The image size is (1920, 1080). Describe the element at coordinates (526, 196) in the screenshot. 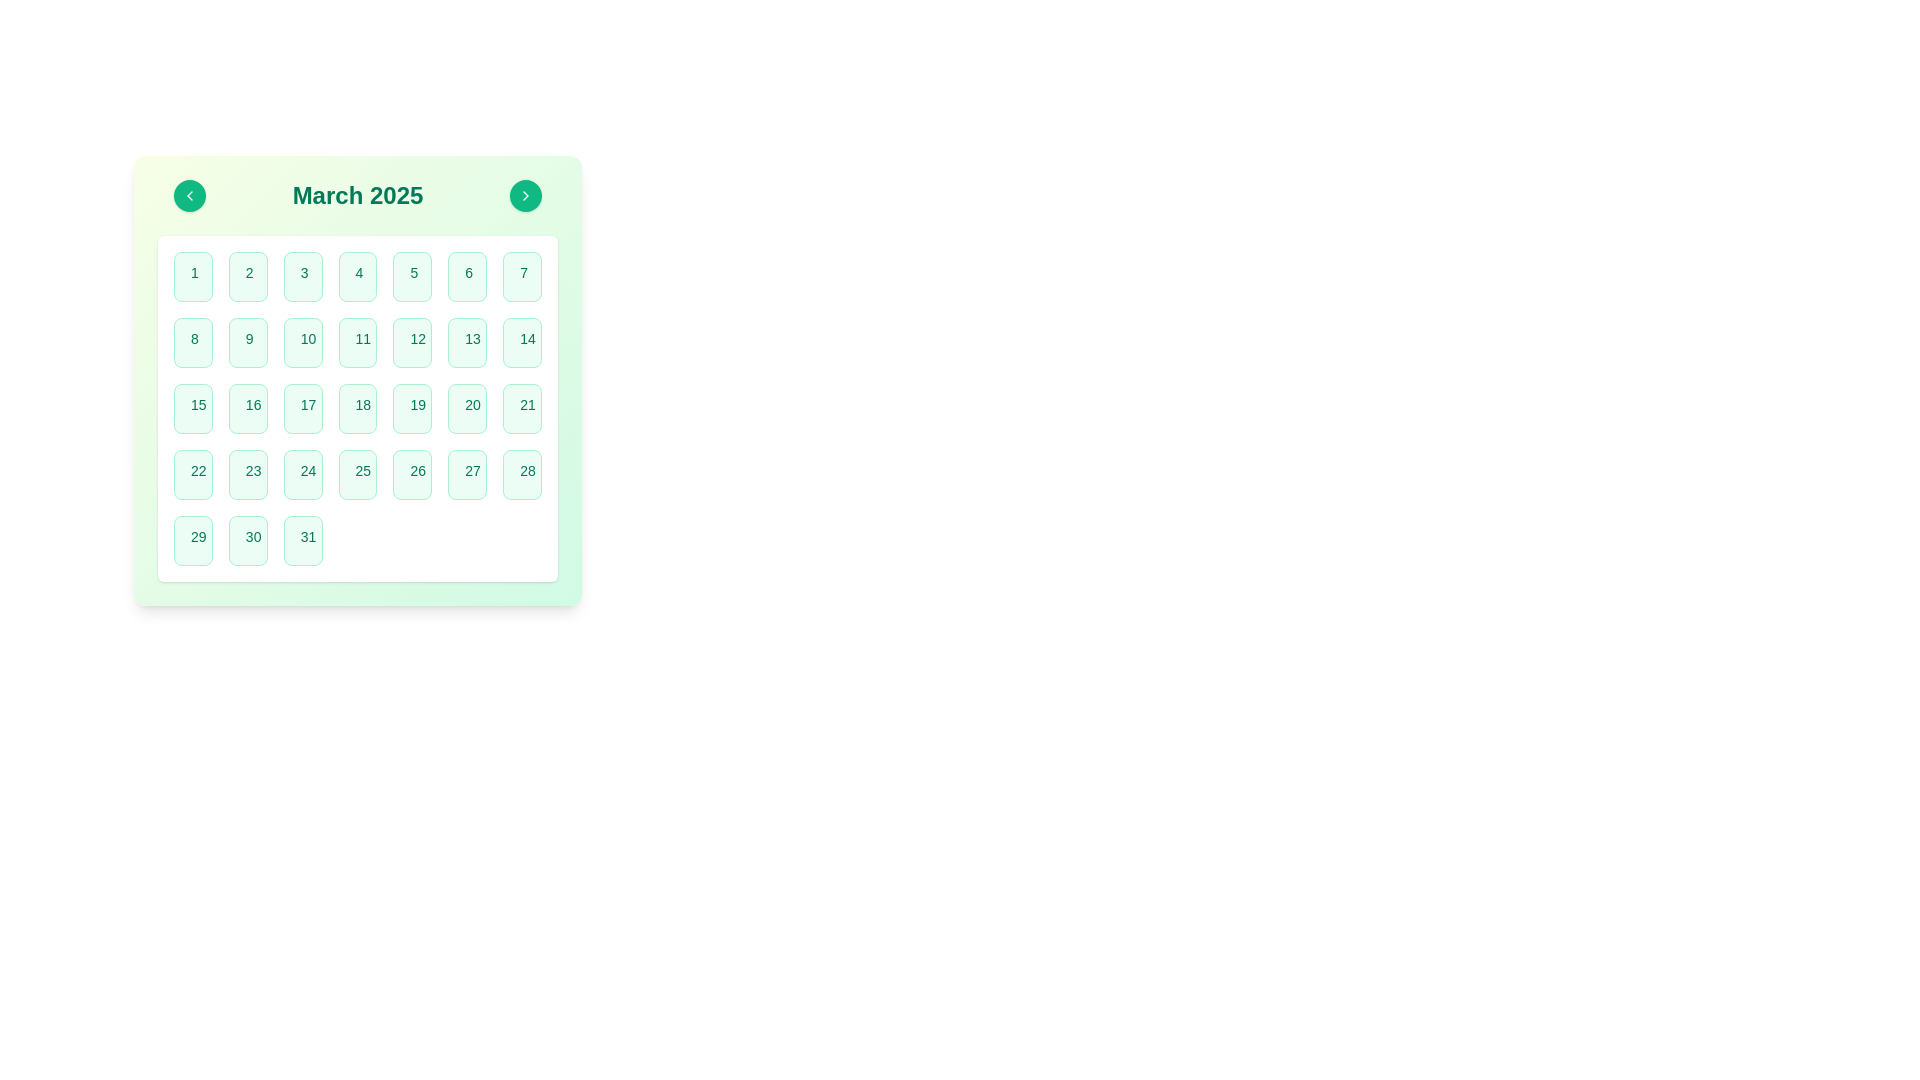

I see `the circular green button with an icon located at the top right of the calendar widget` at that location.